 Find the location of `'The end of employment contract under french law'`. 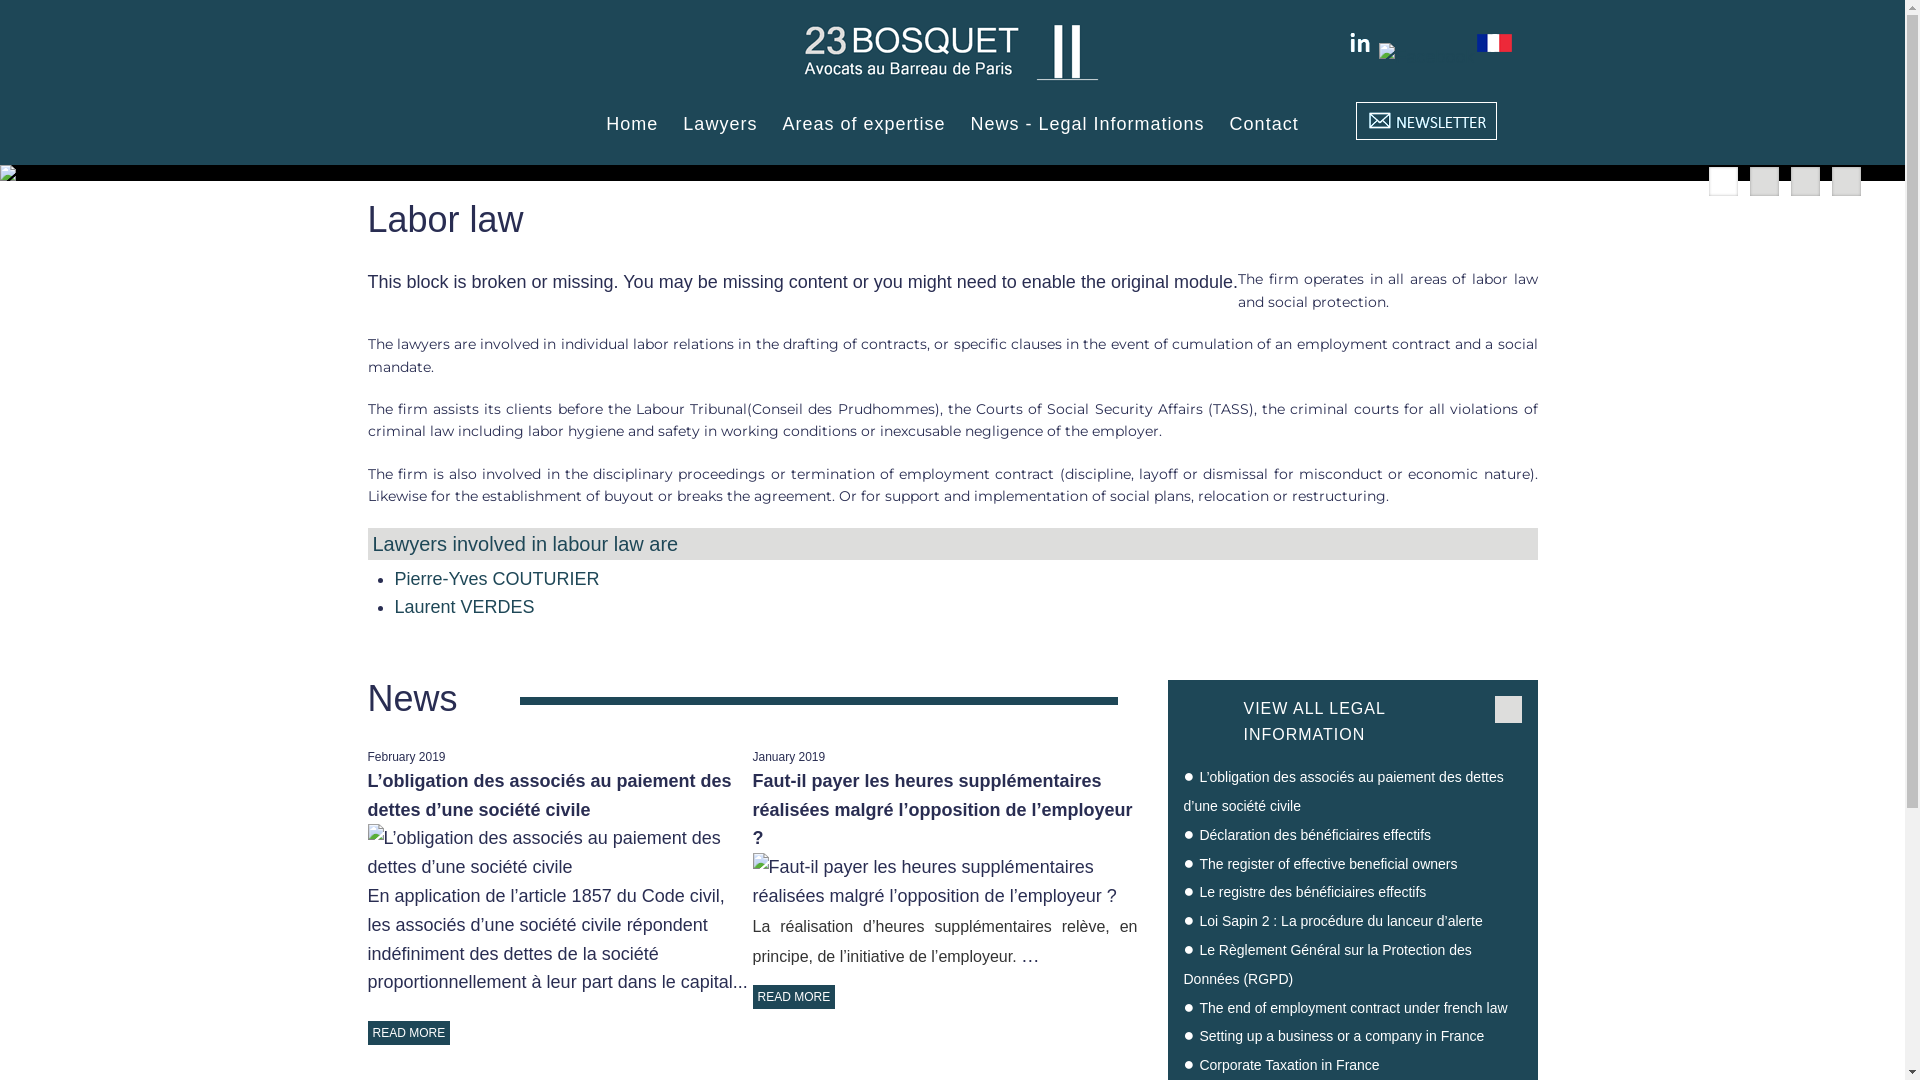

'The end of employment contract under french law' is located at coordinates (1353, 1007).